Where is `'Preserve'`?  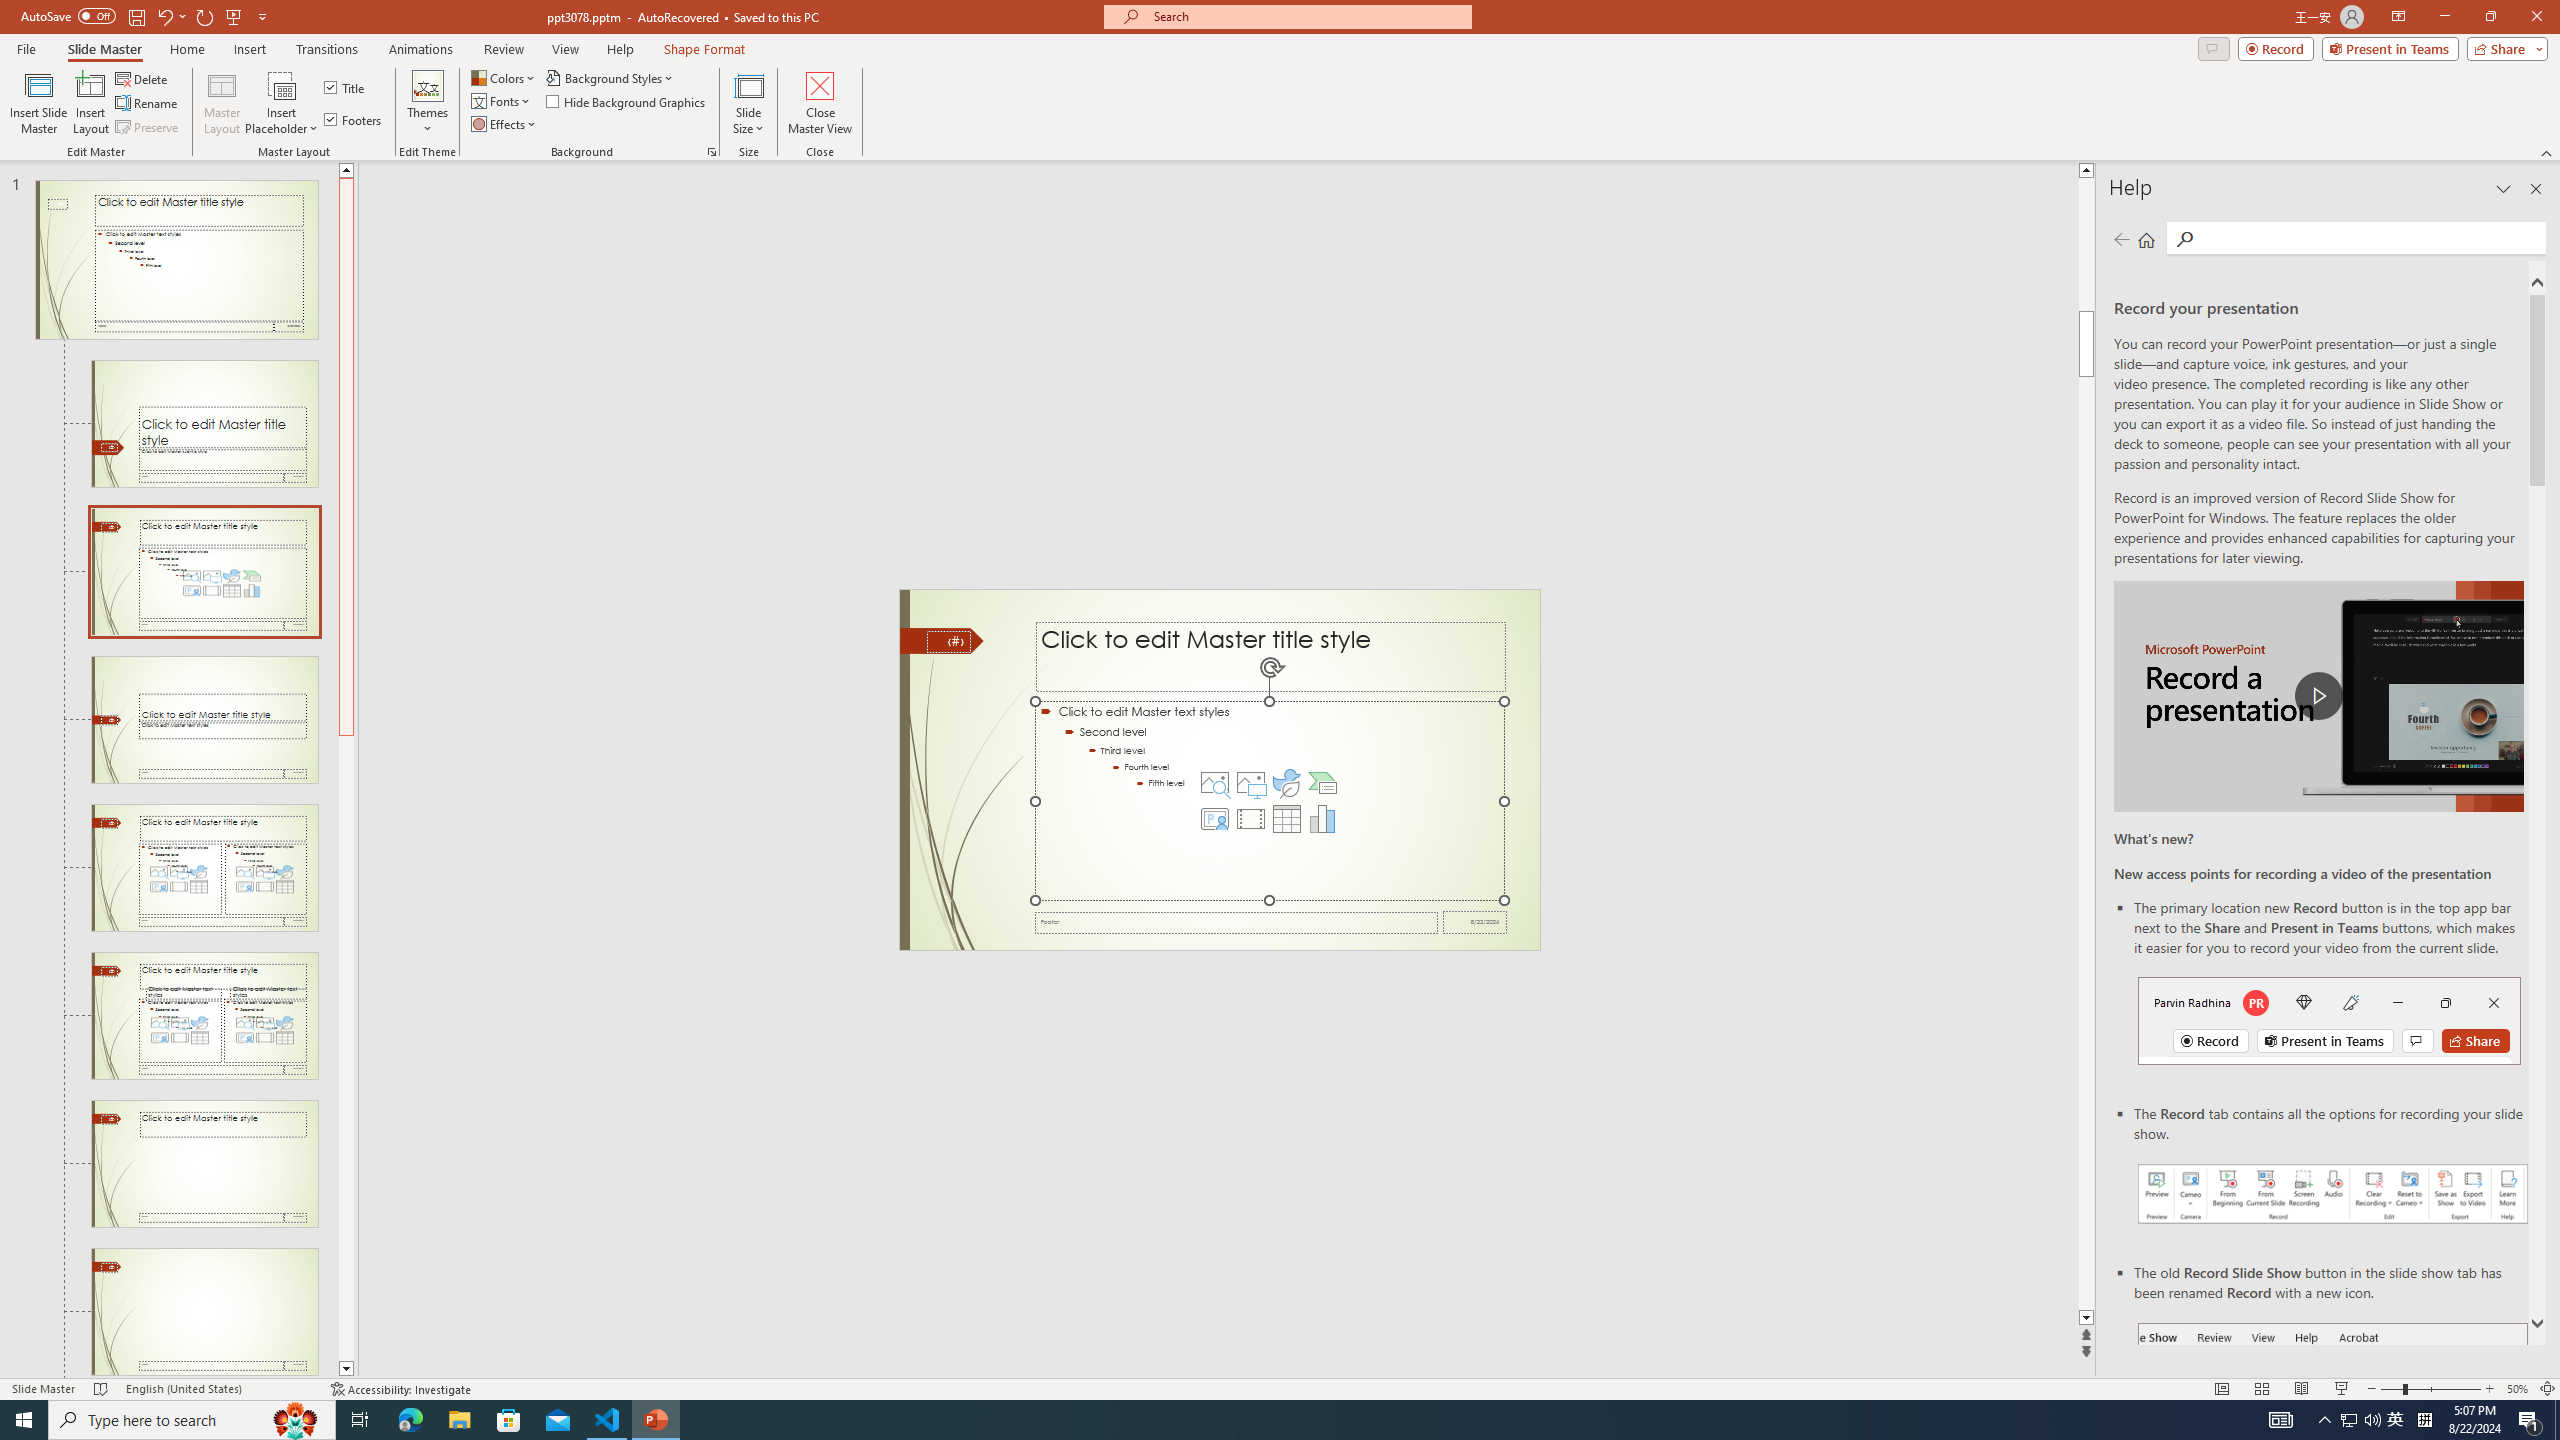 'Preserve' is located at coordinates (147, 127).